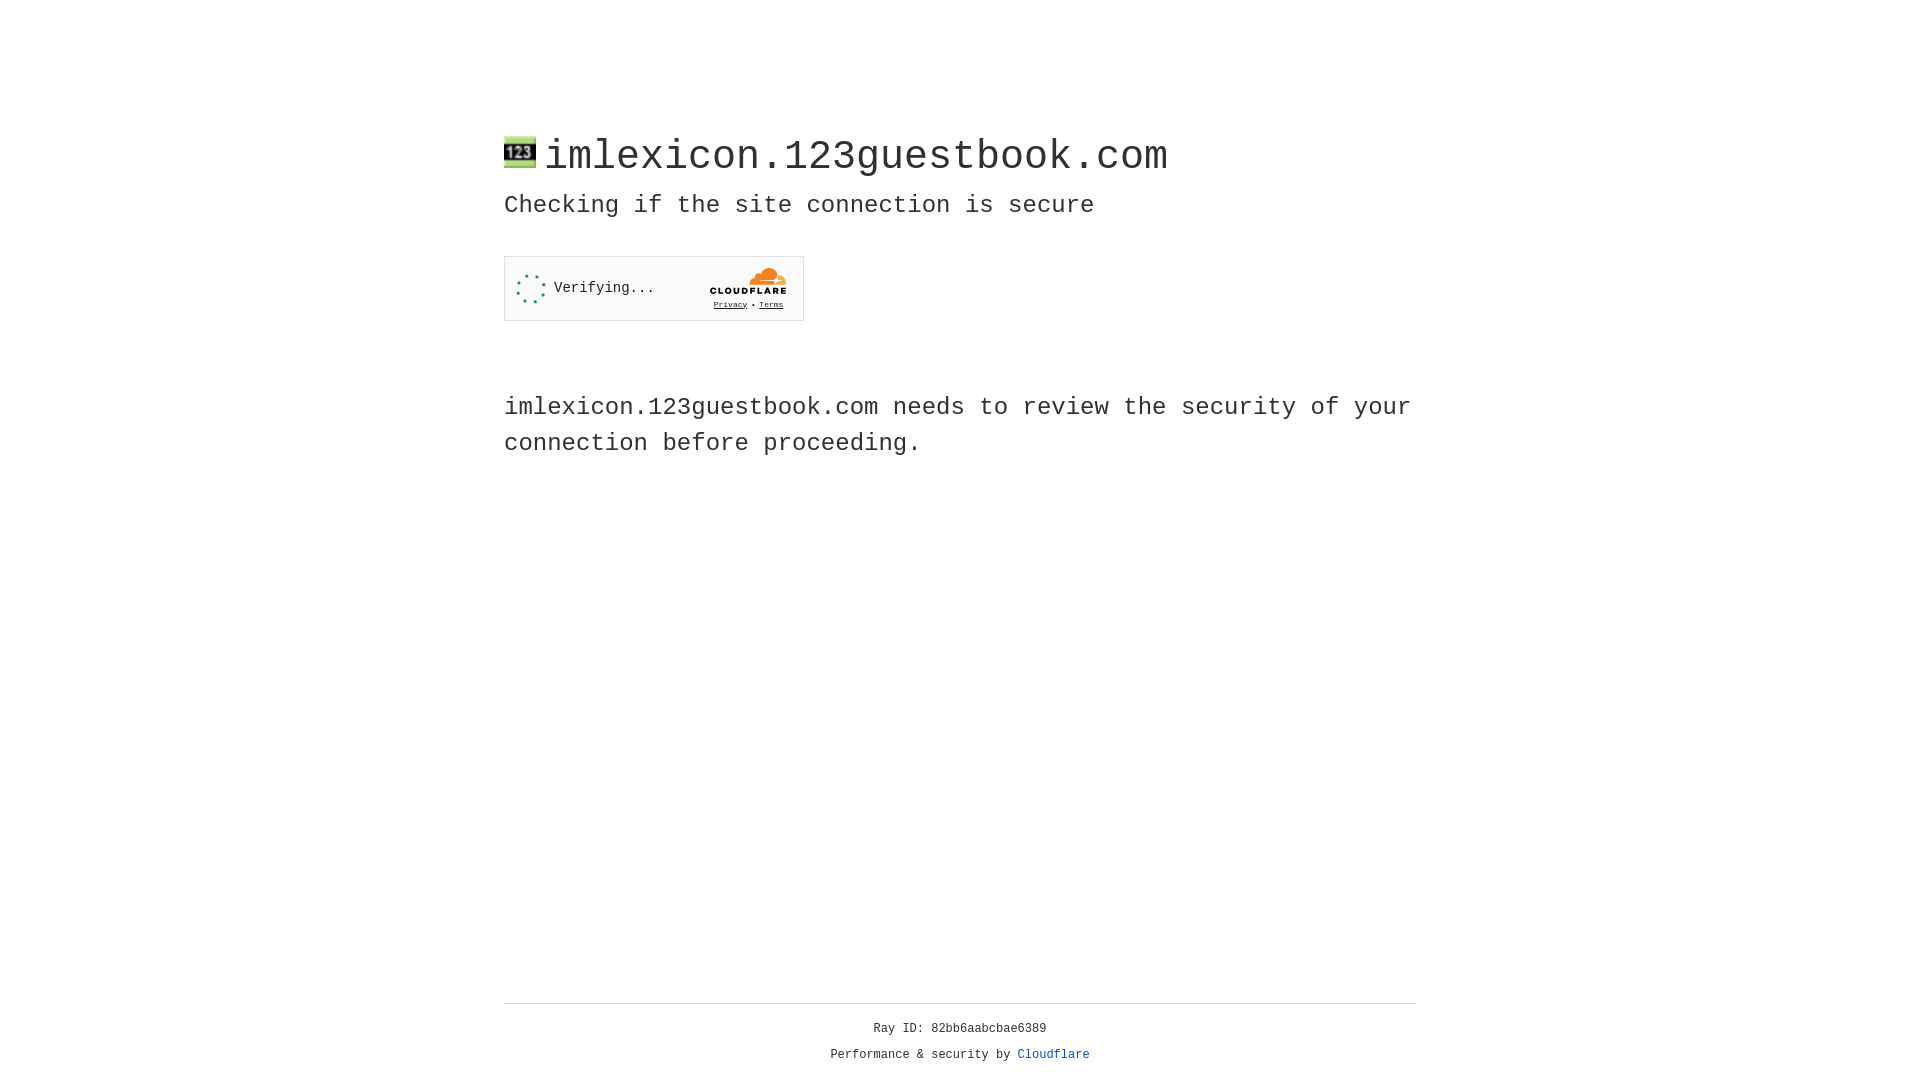  I want to click on 'Widget containing a Cloudflare security challenge', so click(653, 288).